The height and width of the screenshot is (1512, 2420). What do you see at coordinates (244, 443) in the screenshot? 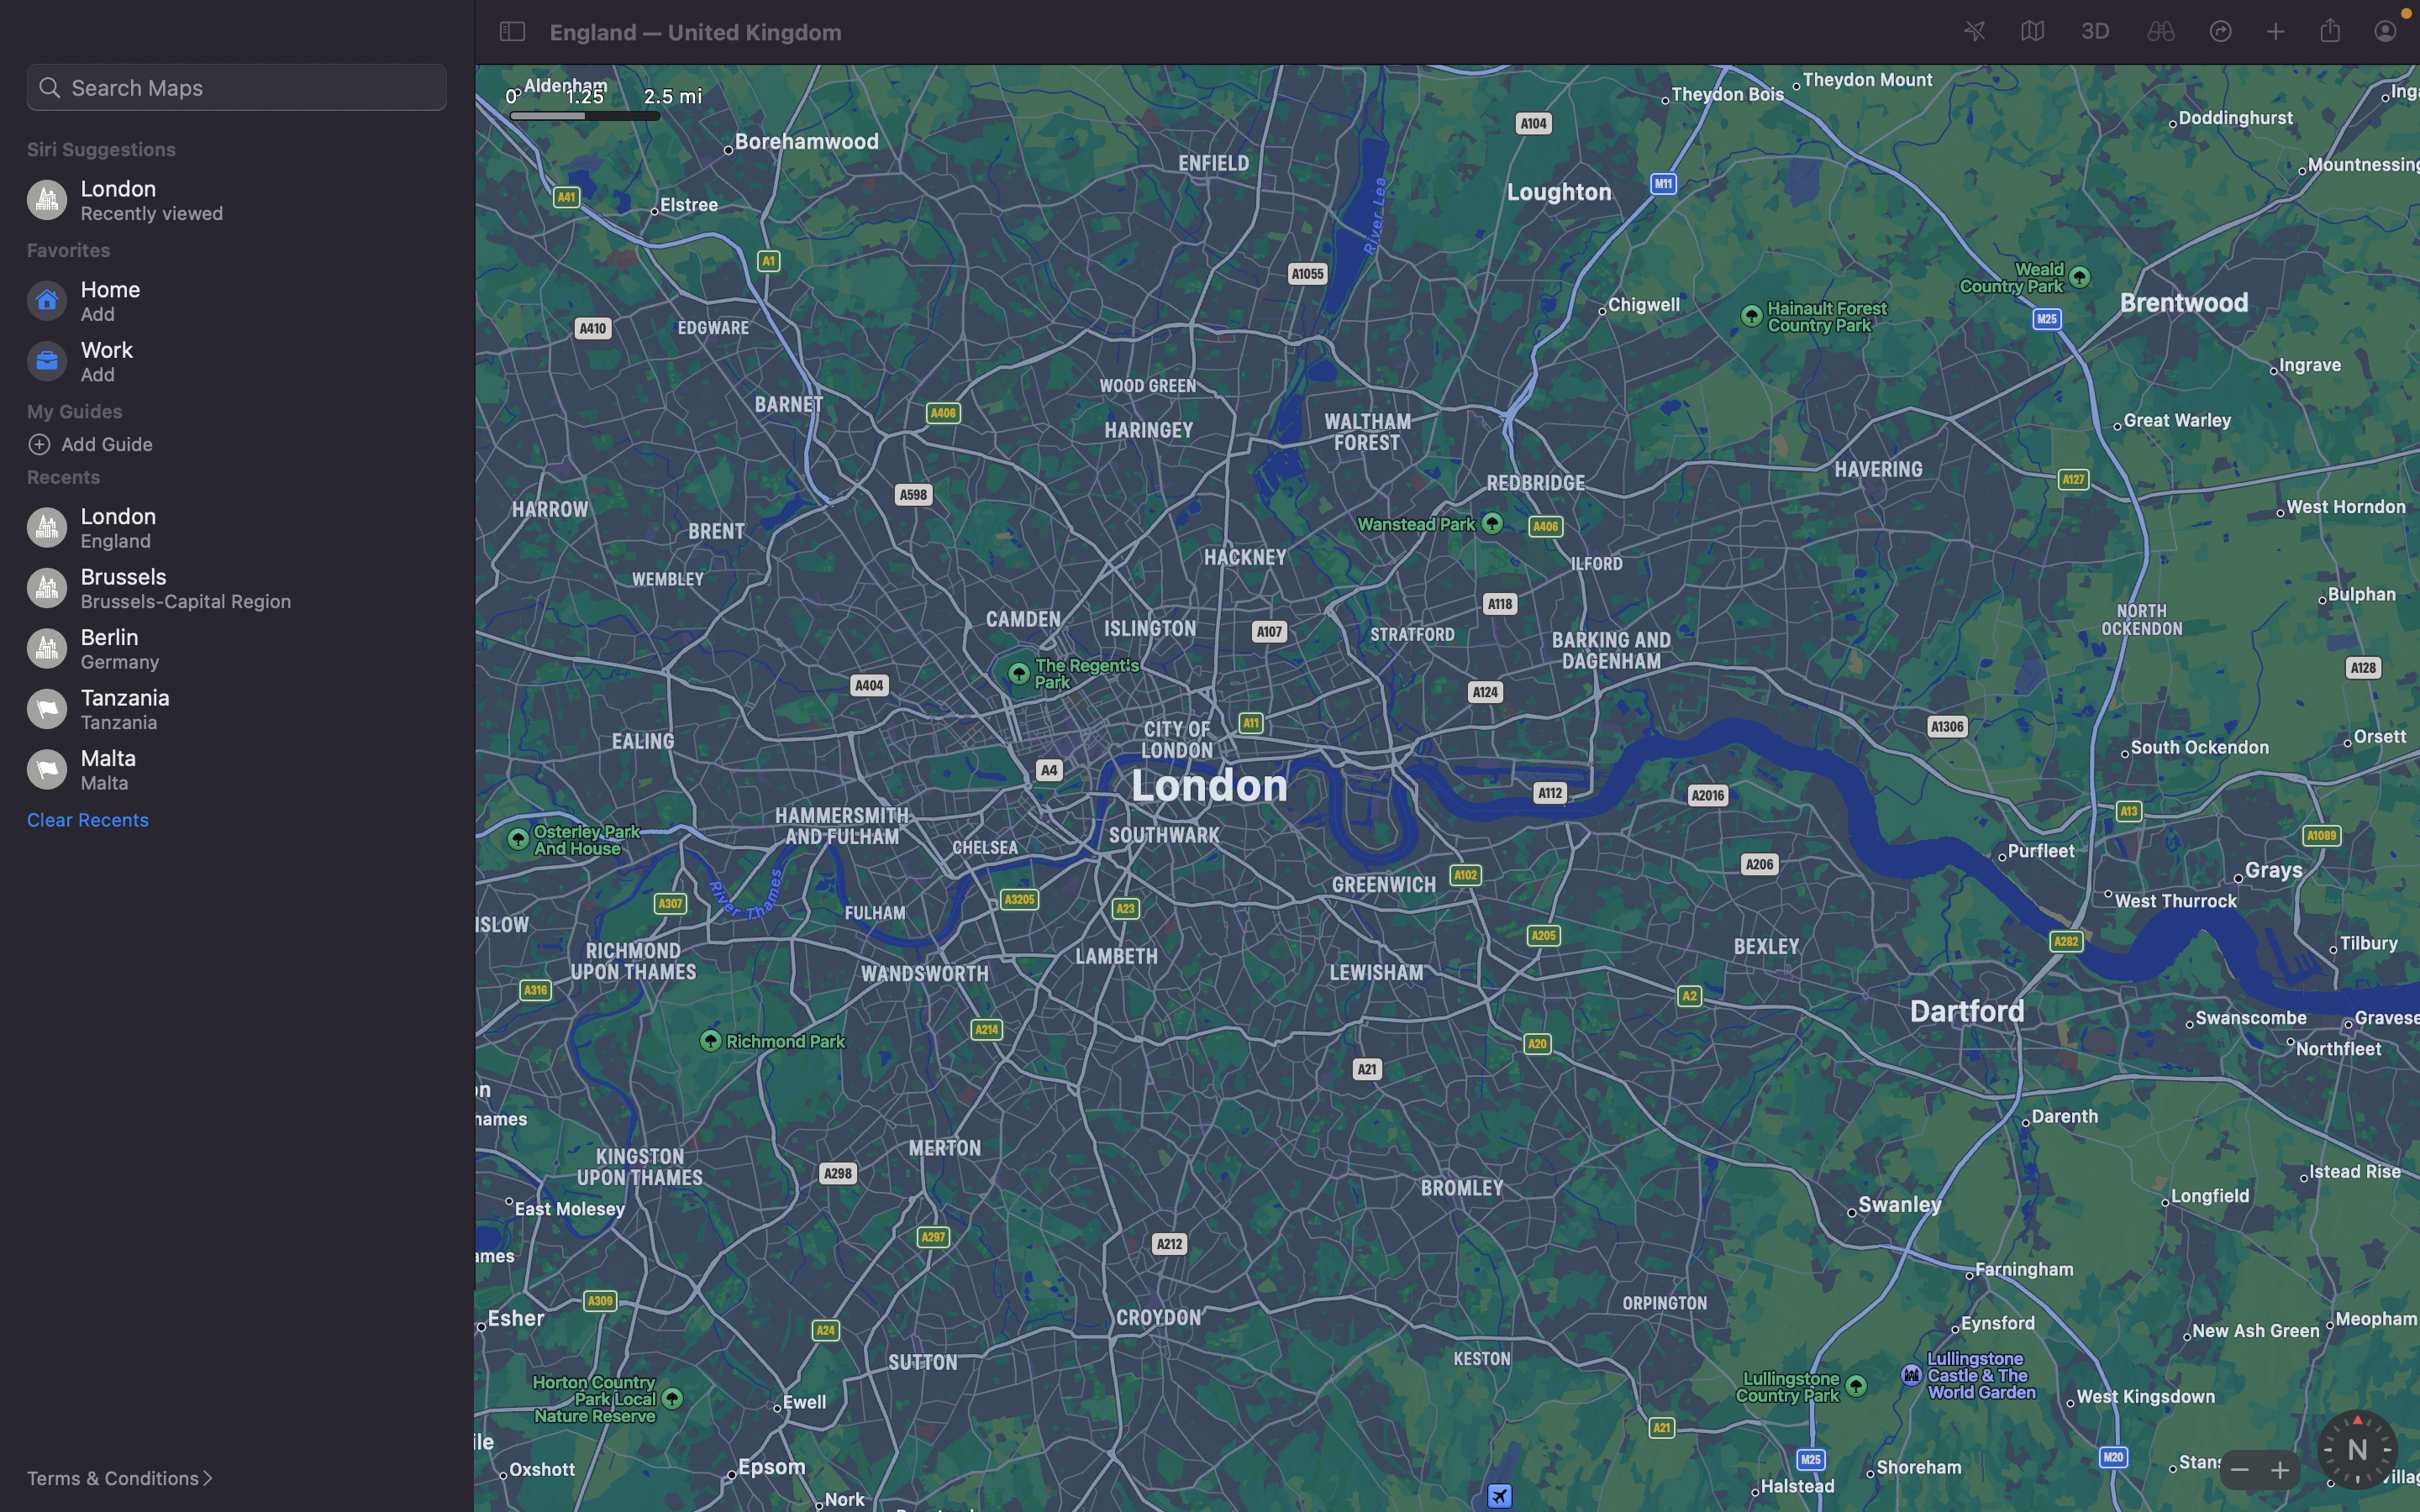
I see `Insert a new sightseeing guide category` at bounding box center [244, 443].